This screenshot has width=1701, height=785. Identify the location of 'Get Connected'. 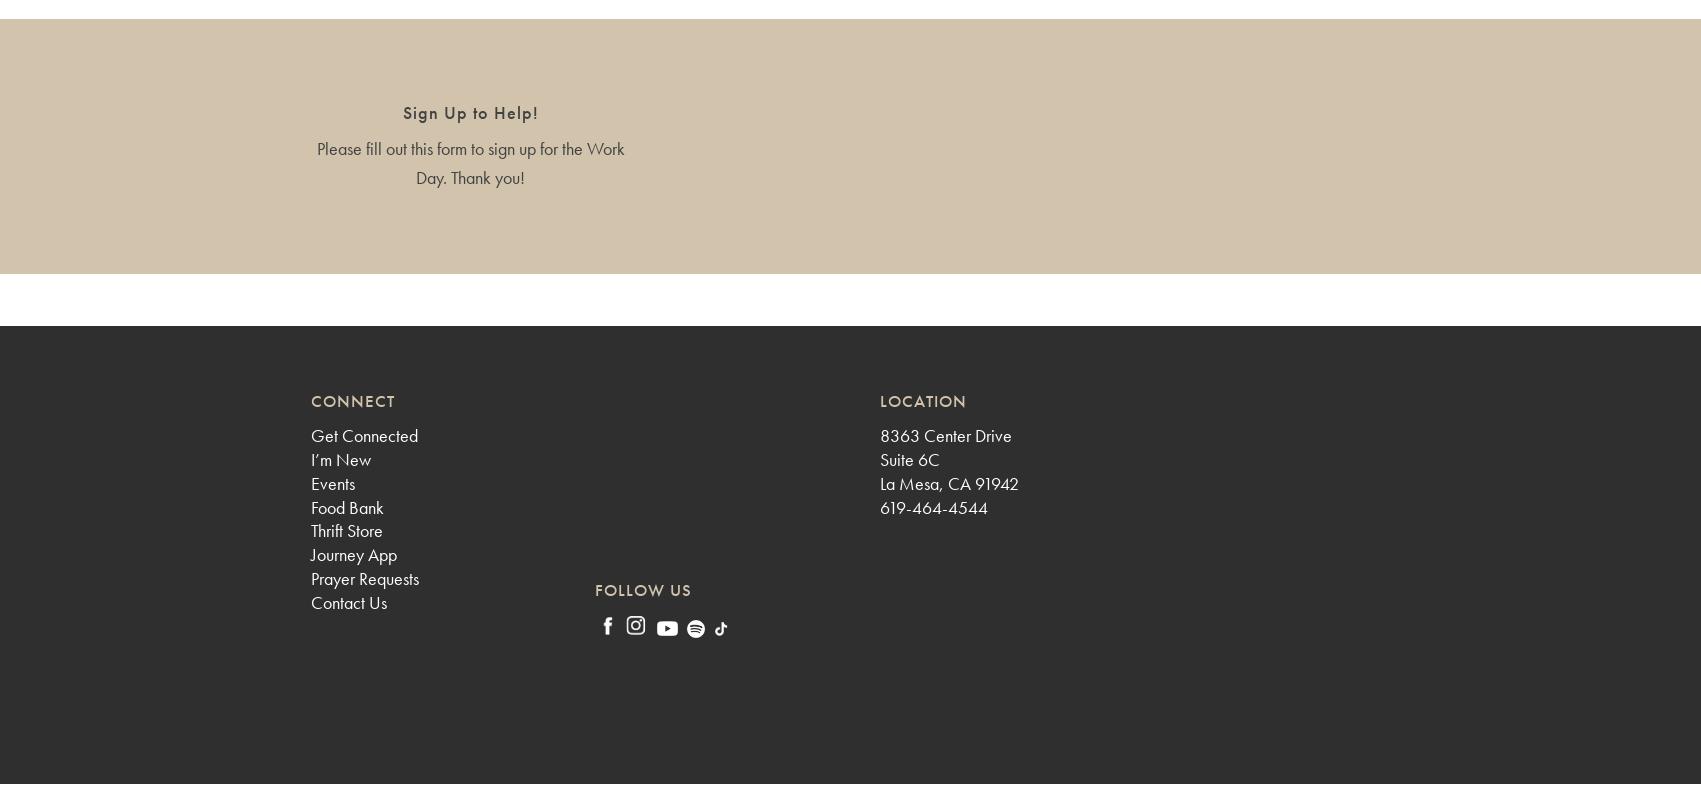
(363, 435).